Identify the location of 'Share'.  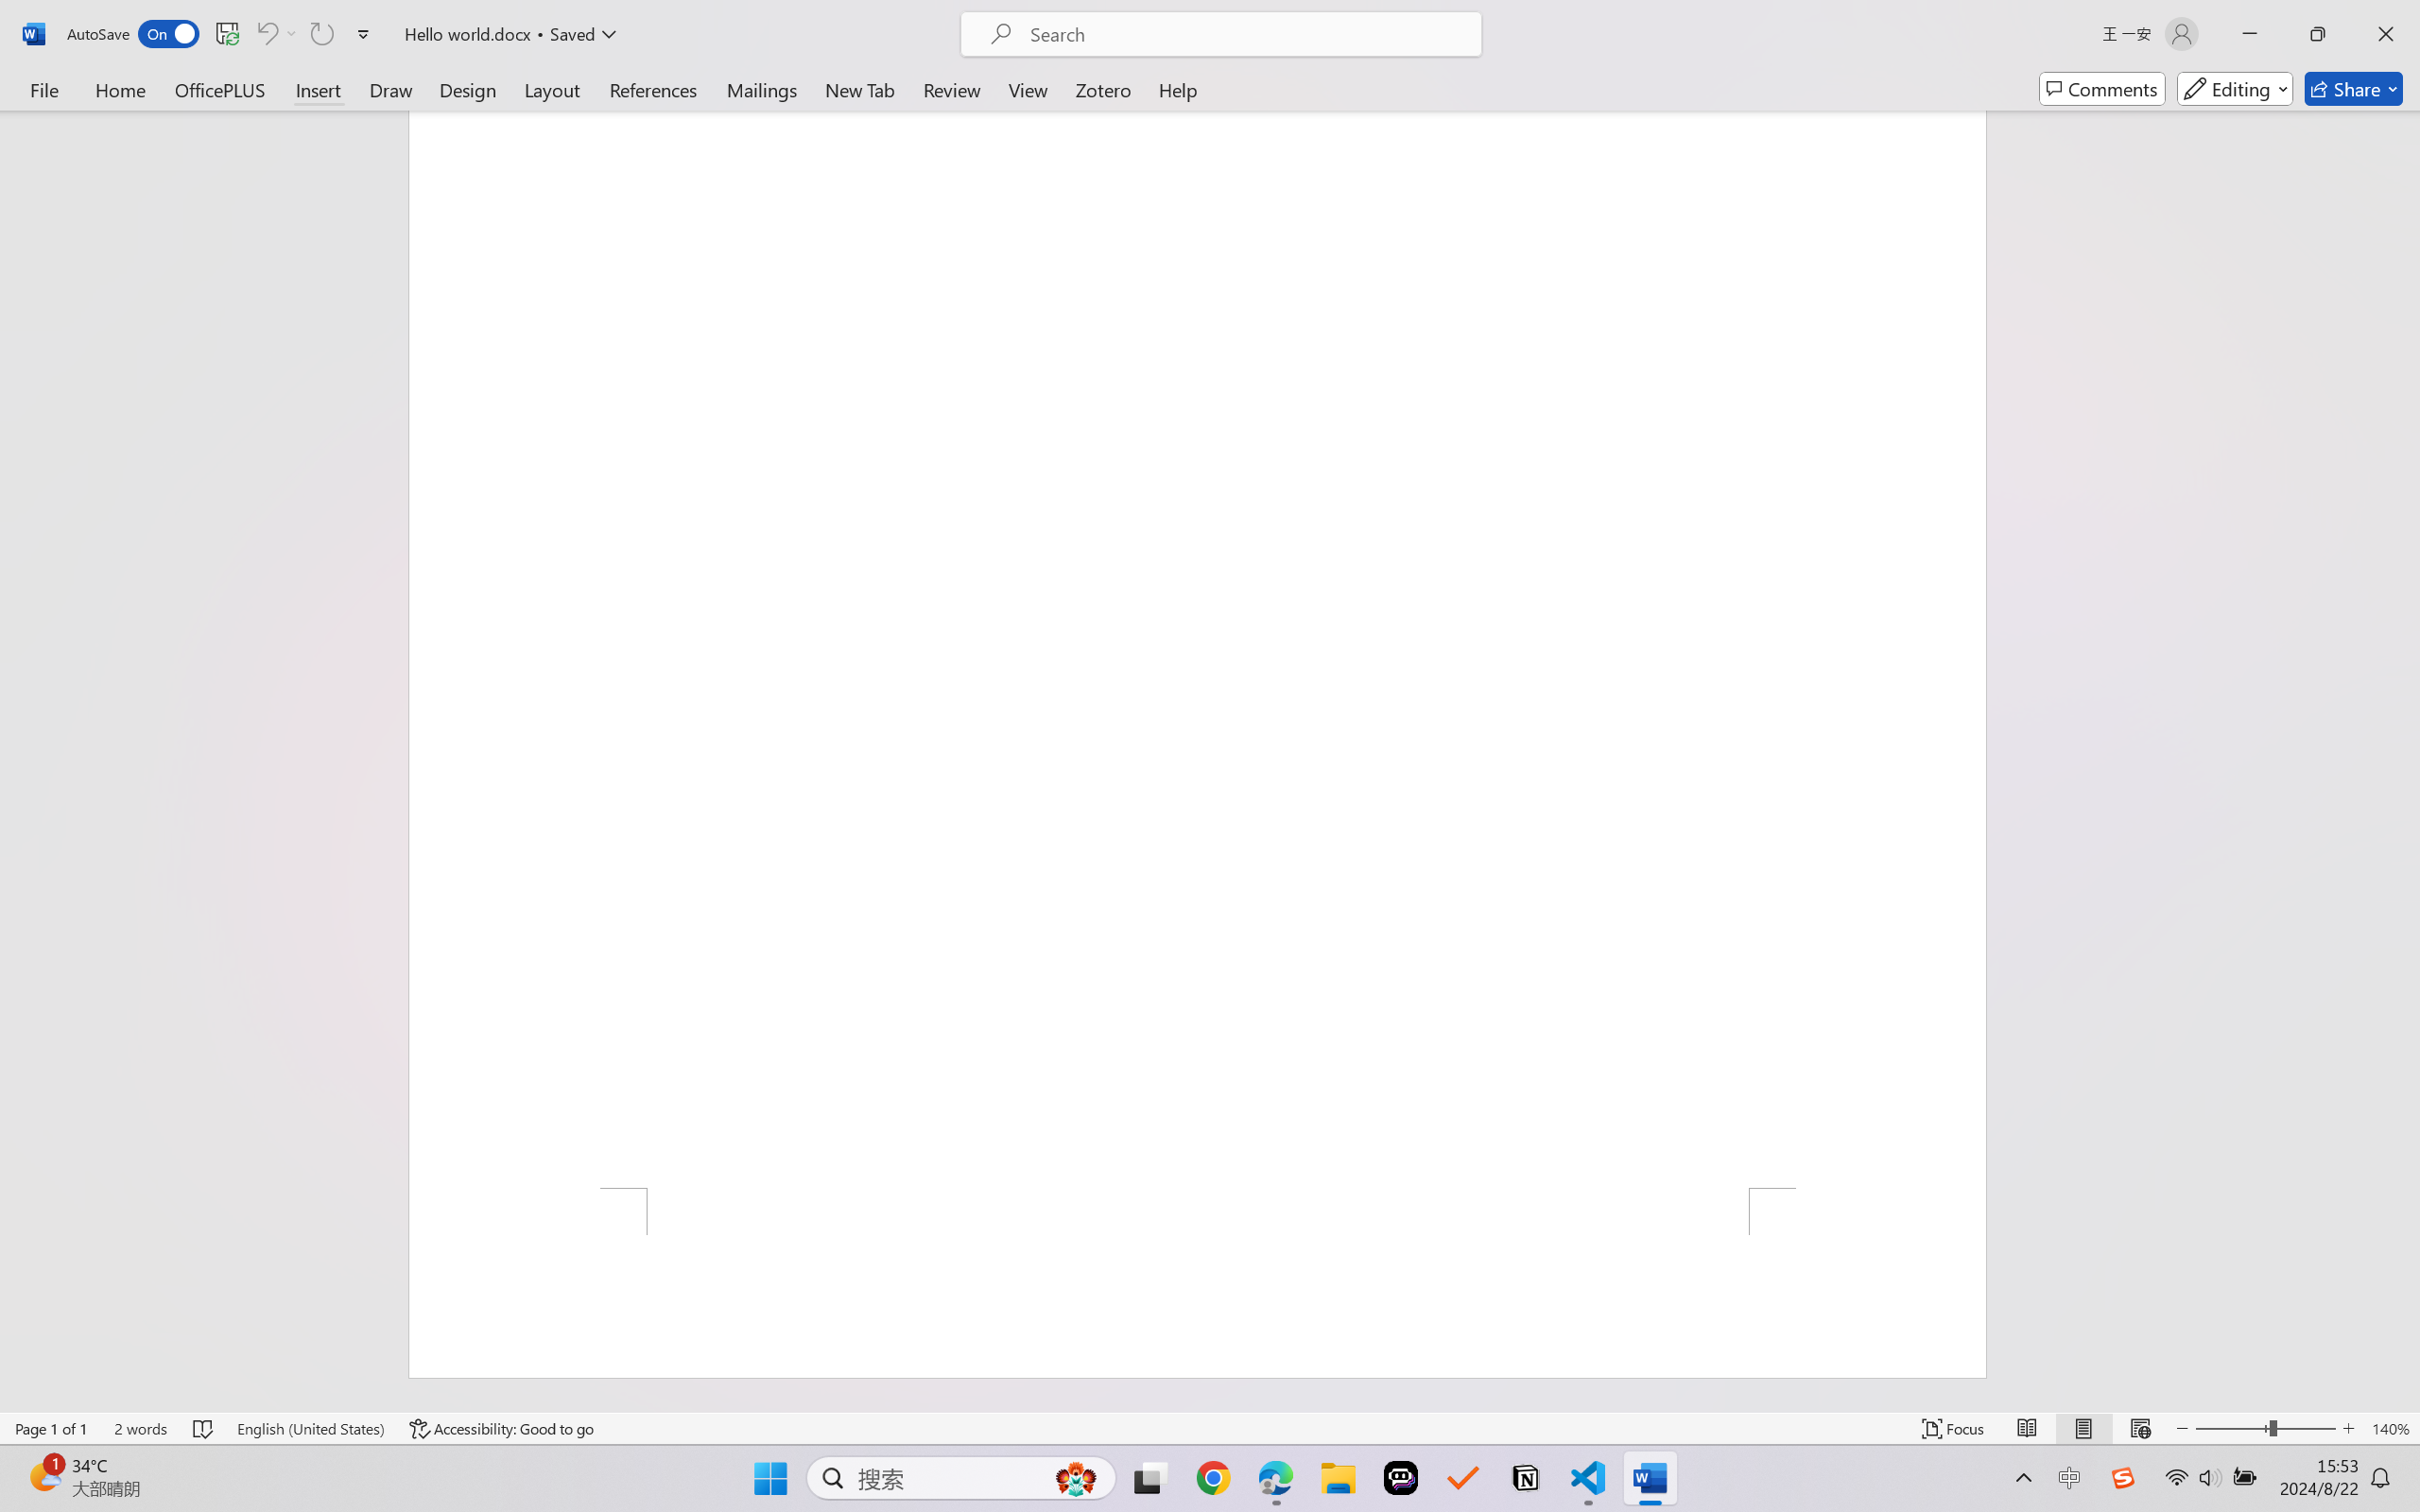
(2352, 88).